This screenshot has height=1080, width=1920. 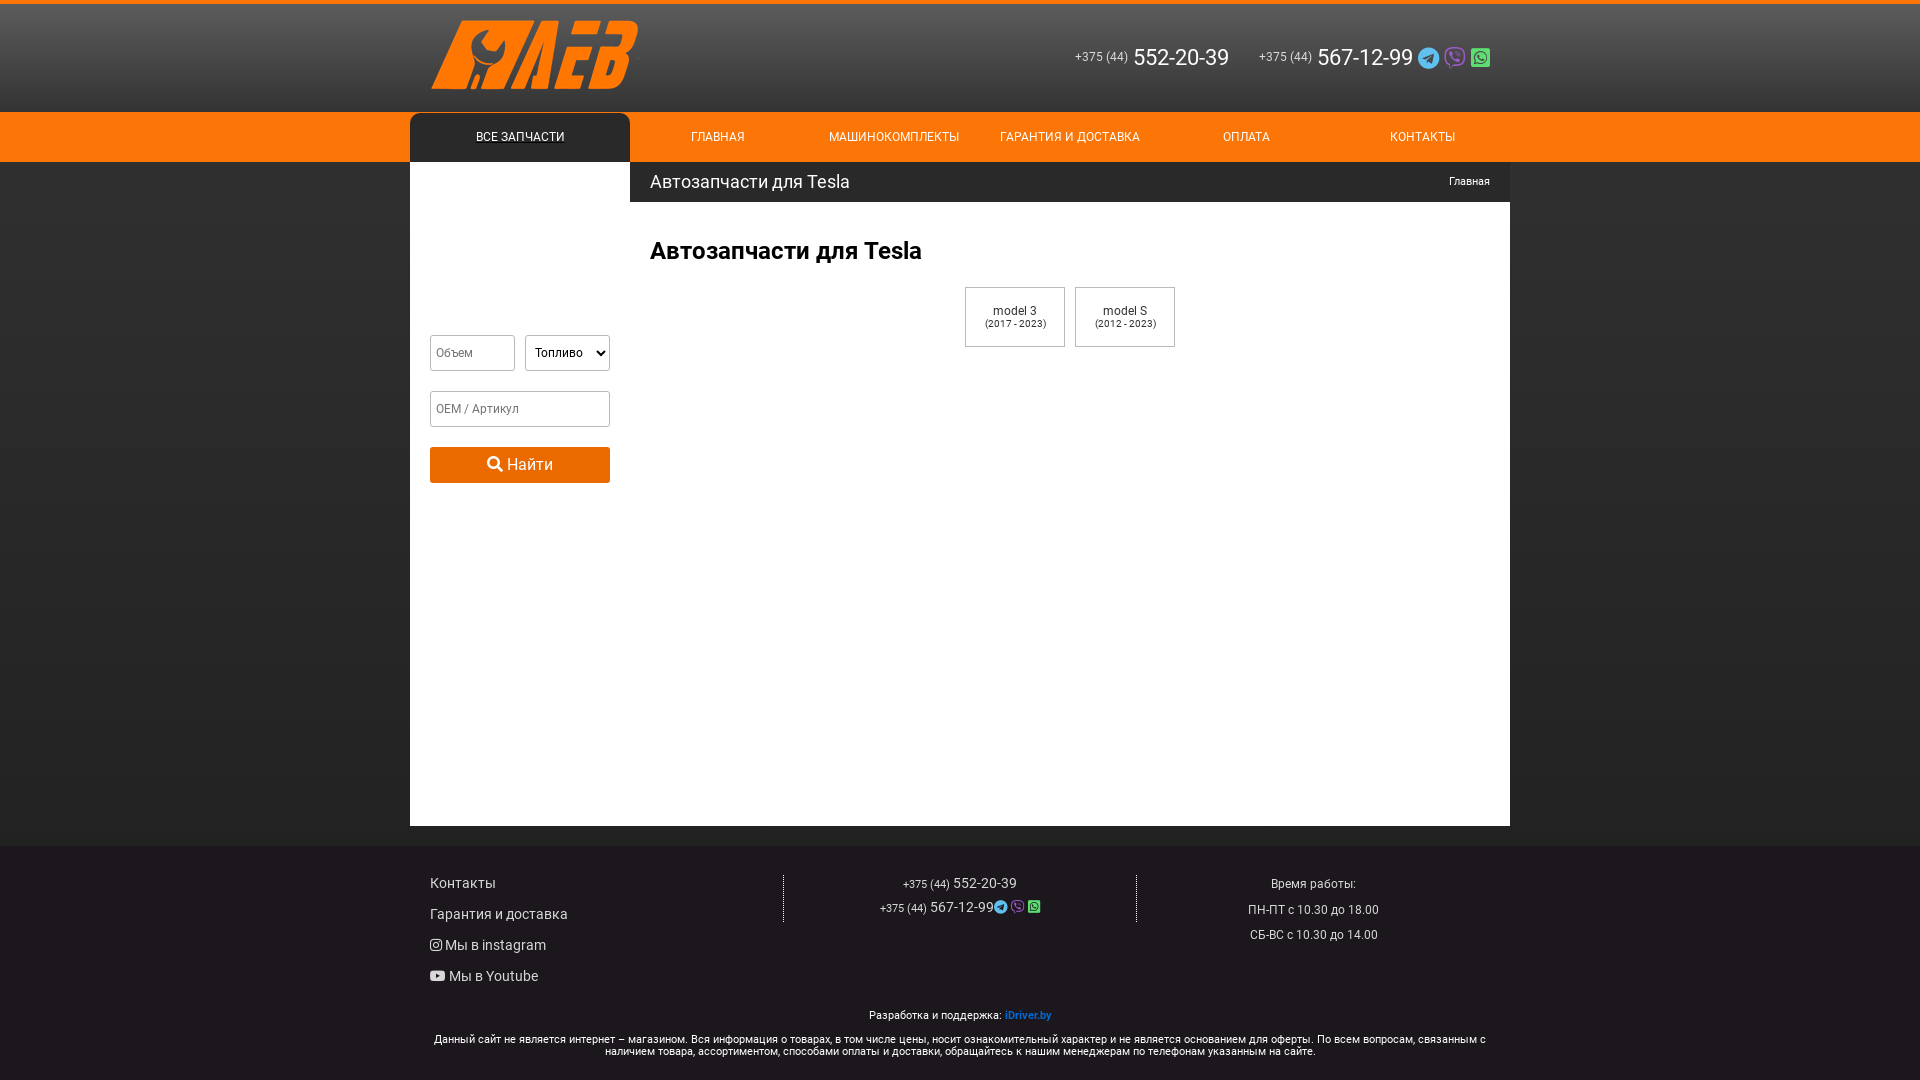 What do you see at coordinates (1137, 56) in the screenshot?
I see `'+375 (44)` at bounding box center [1137, 56].